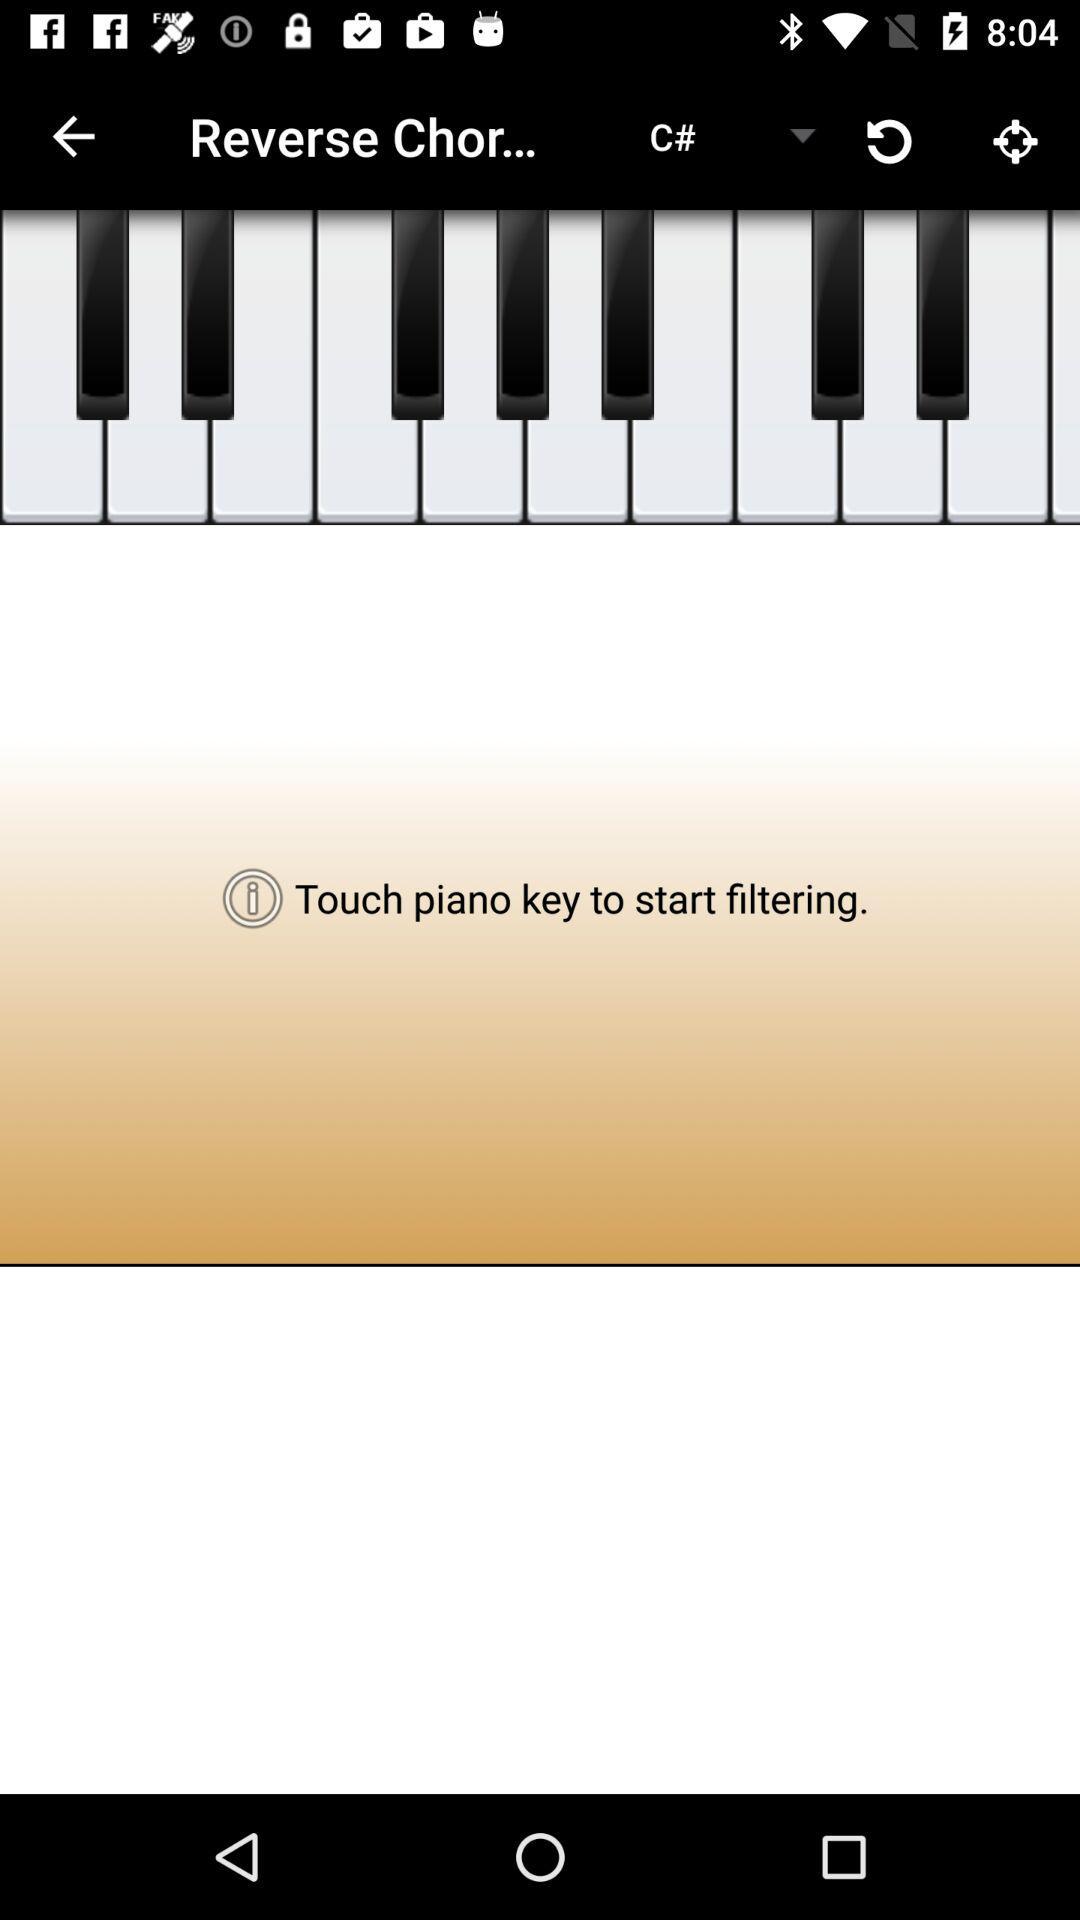 The image size is (1080, 1920). What do you see at coordinates (1063, 367) in the screenshot?
I see `piano key` at bounding box center [1063, 367].